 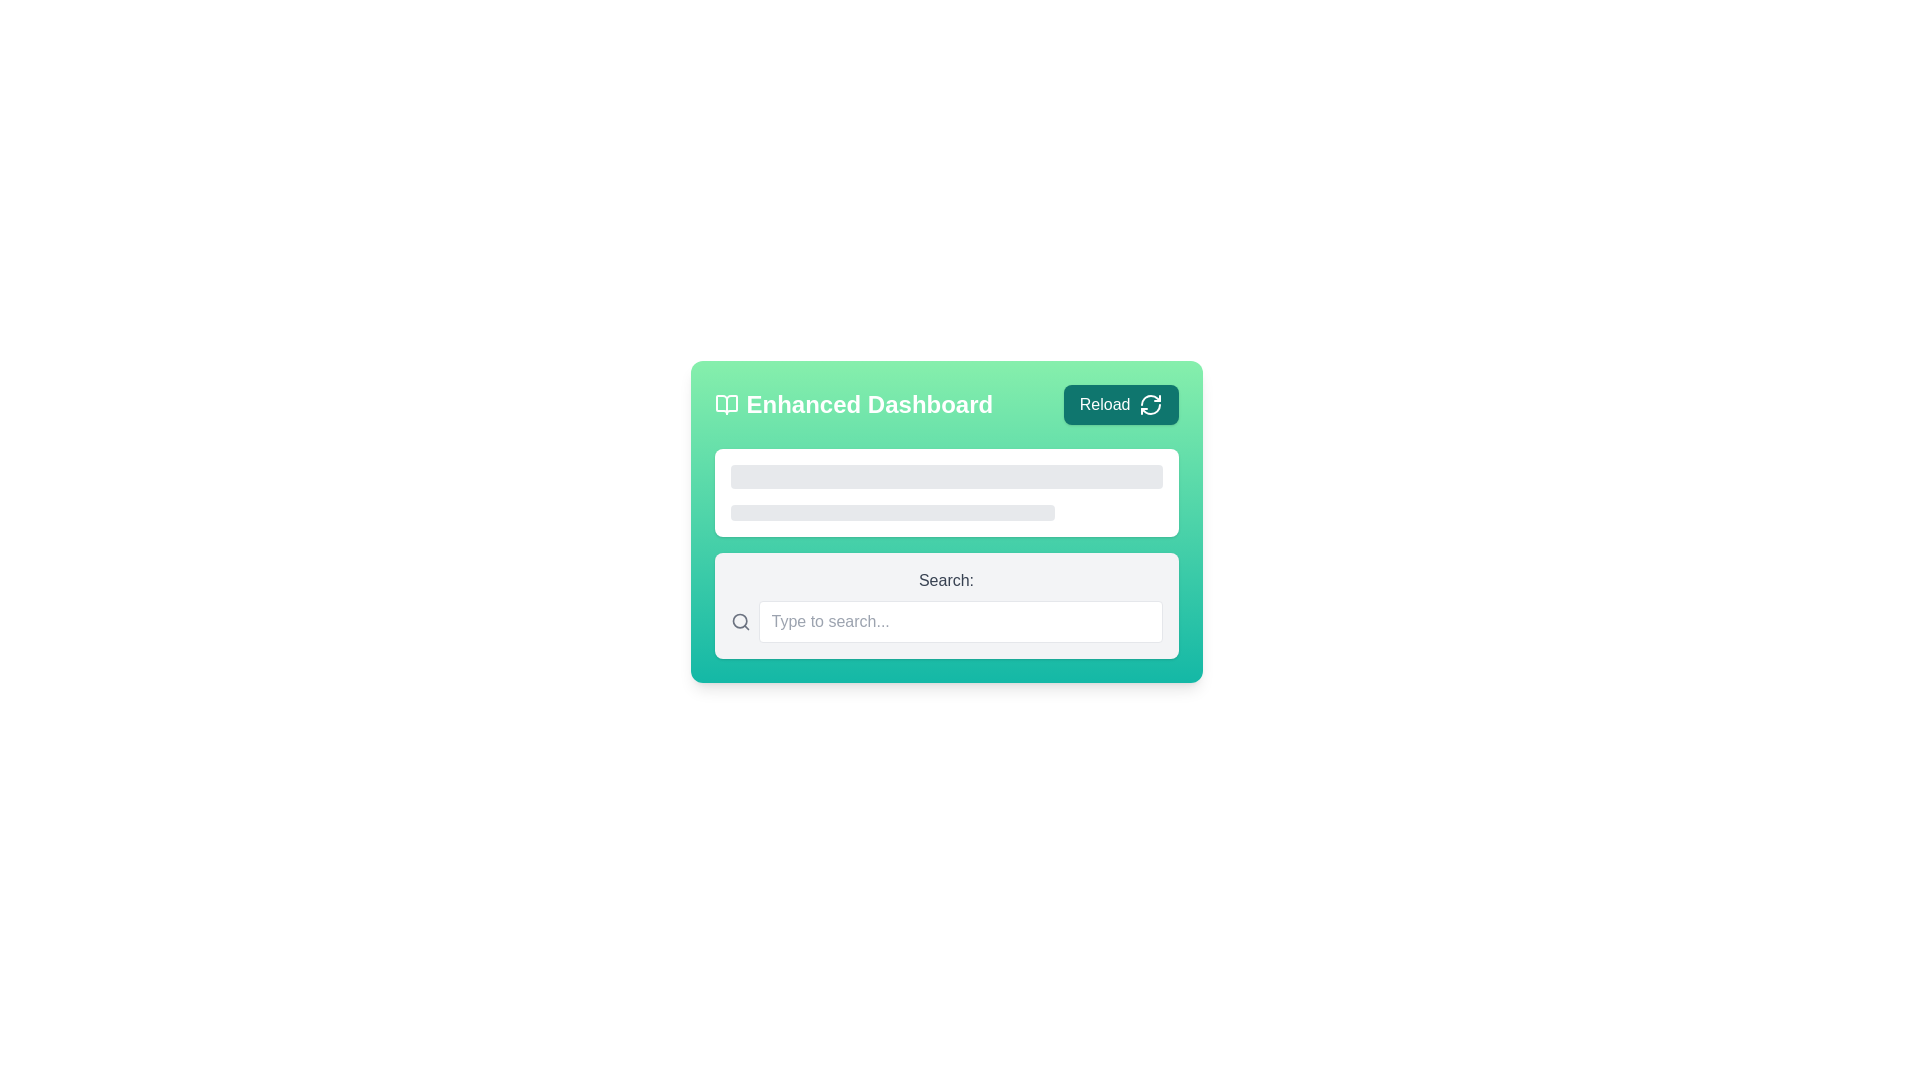 What do you see at coordinates (738, 620) in the screenshot?
I see `the circular graphical element that is part of the search icon in the search bar located at the bottom left of the input field labeled 'Type to search...'` at bounding box center [738, 620].